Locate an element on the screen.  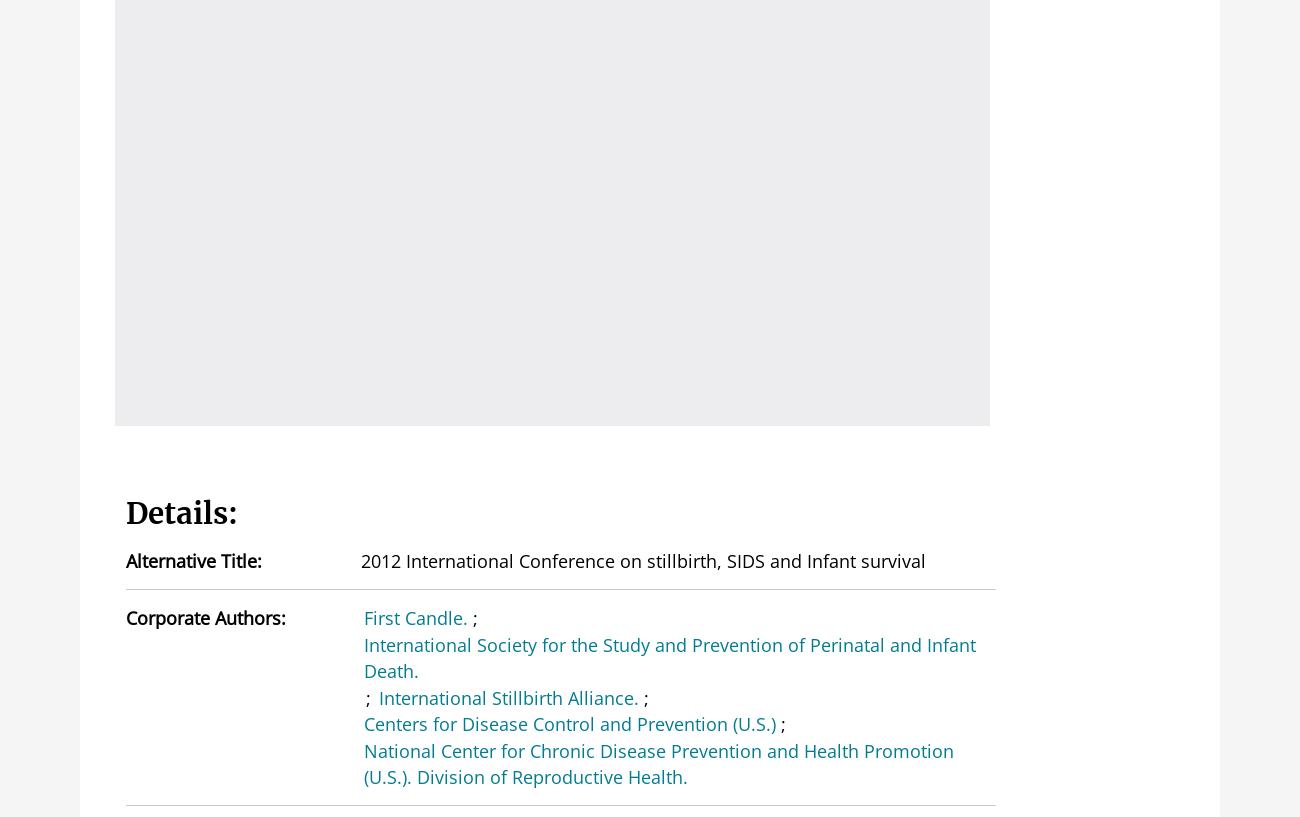
'Alternative Title:' is located at coordinates (193, 558).